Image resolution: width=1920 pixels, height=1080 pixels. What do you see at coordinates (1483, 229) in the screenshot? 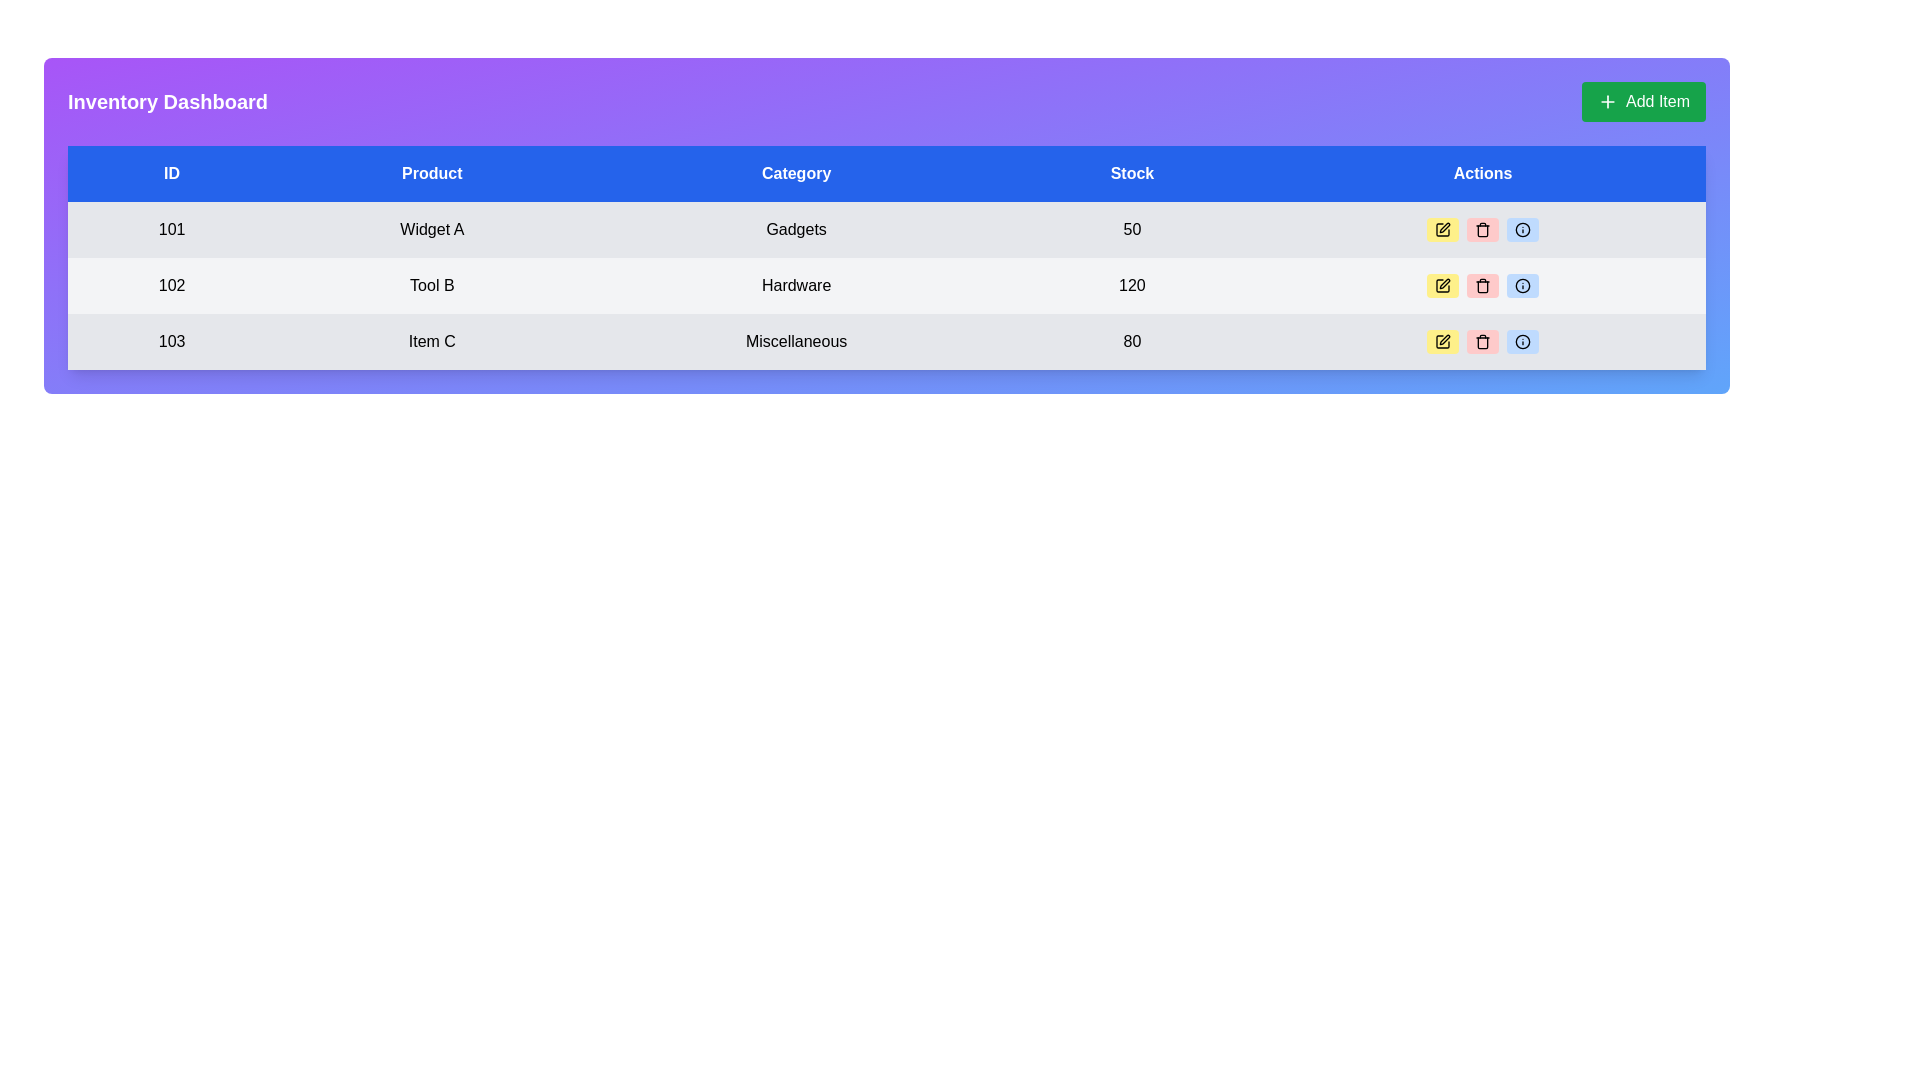
I see `the delete icon button located in the 'Actions' column of the third row of the data table` at bounding box center [1483, 229].